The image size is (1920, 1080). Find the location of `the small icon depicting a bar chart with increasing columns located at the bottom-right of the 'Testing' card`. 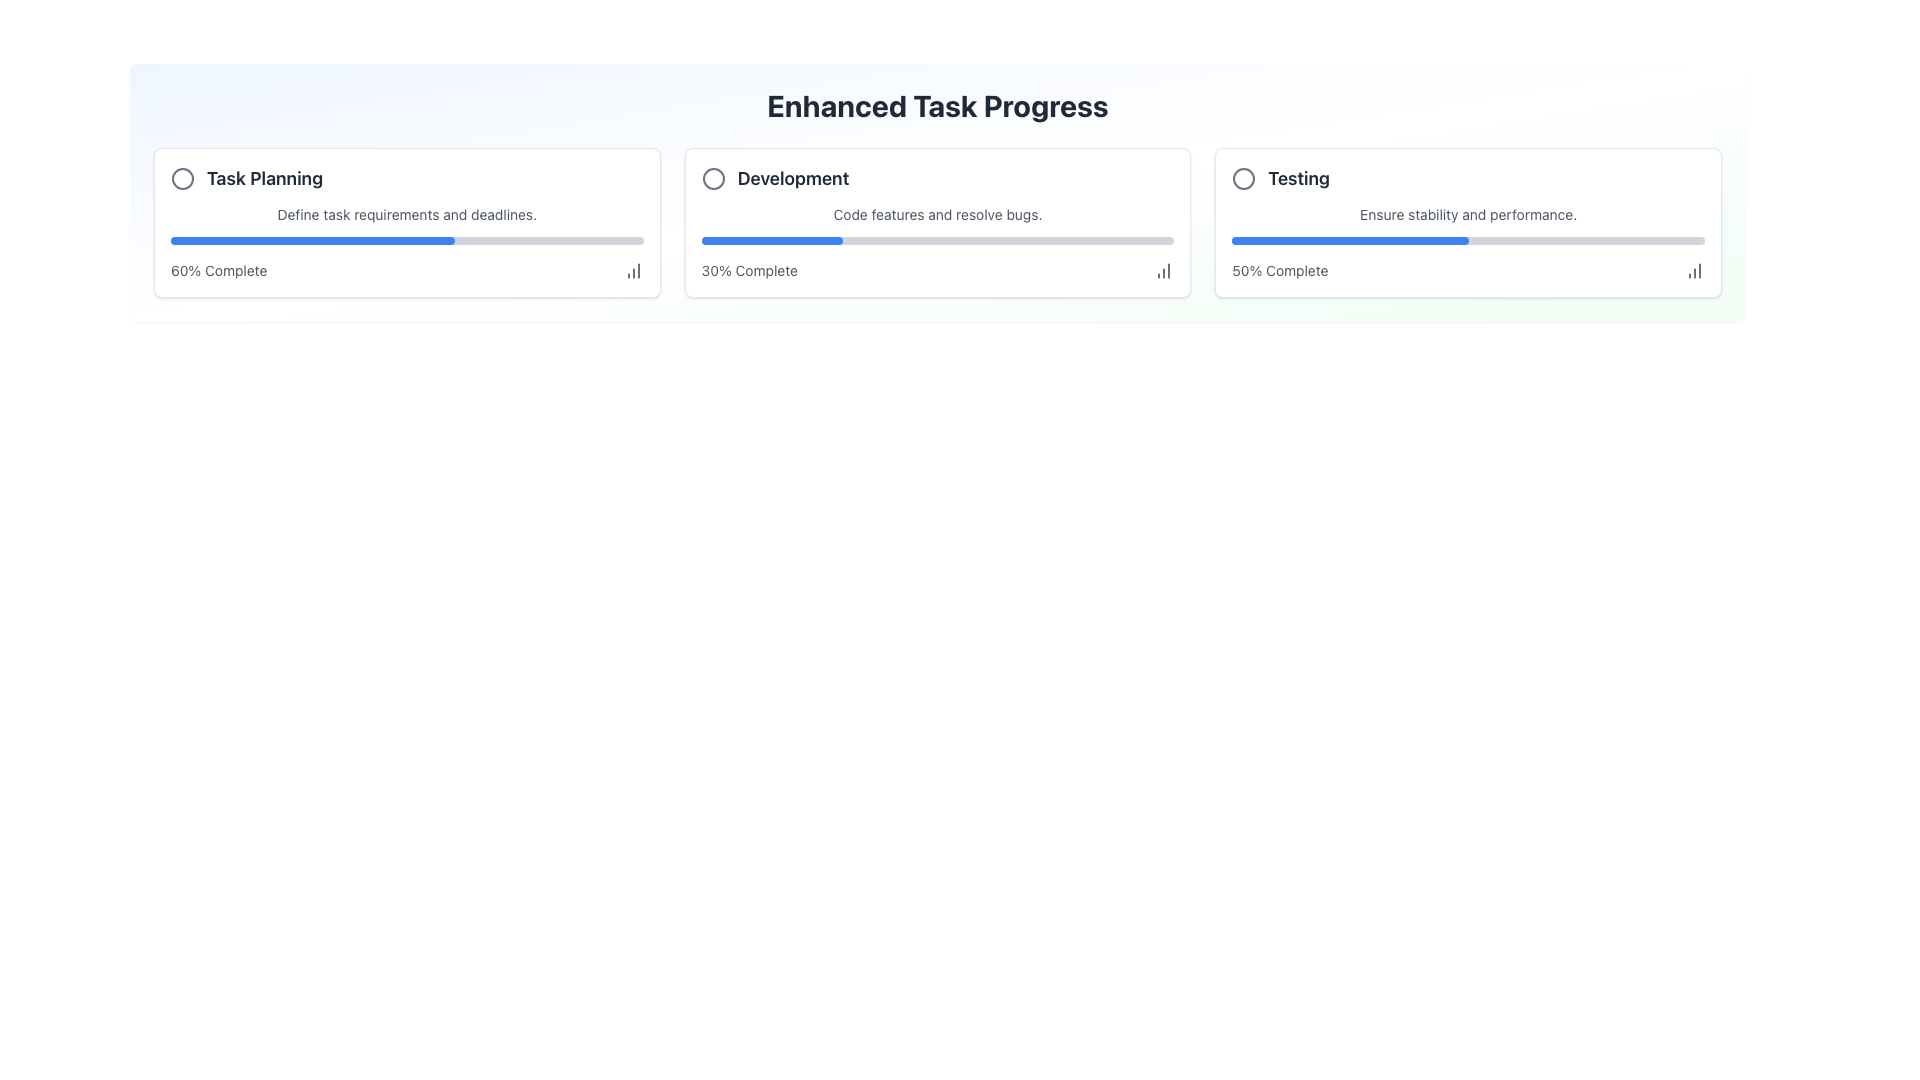

the small icon depicting a bar chart with increasing columns located at the bottom-right of the 'Testing' card is located at coordinates (1693, 270).